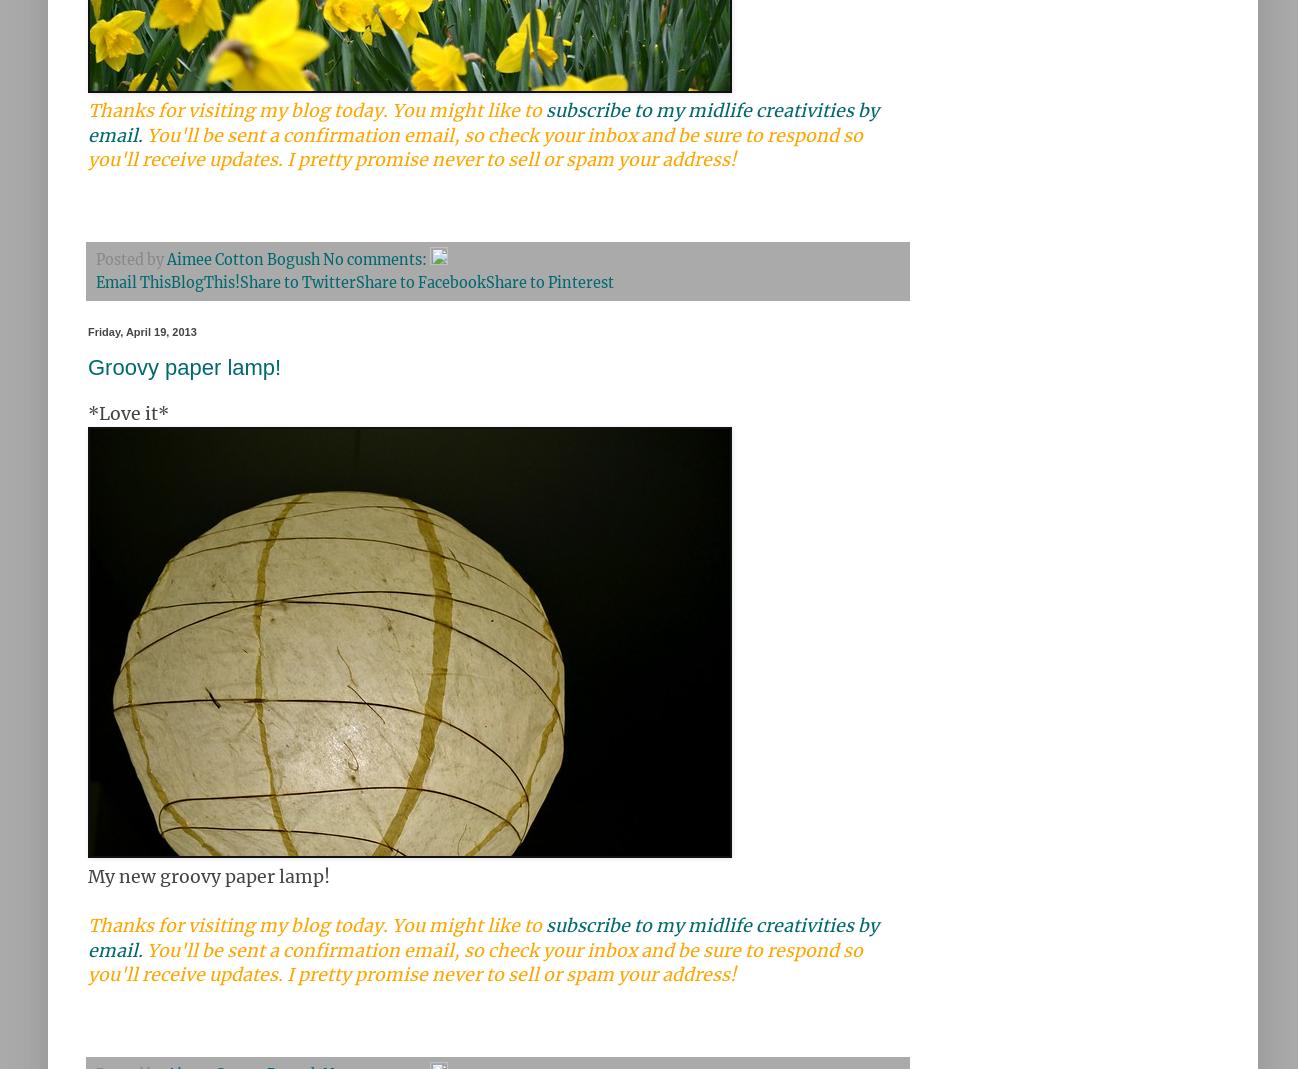  Describe the element at coordinates (183, 366) in the screenshot. I see `'Groovy paper lamp!'` at that location.